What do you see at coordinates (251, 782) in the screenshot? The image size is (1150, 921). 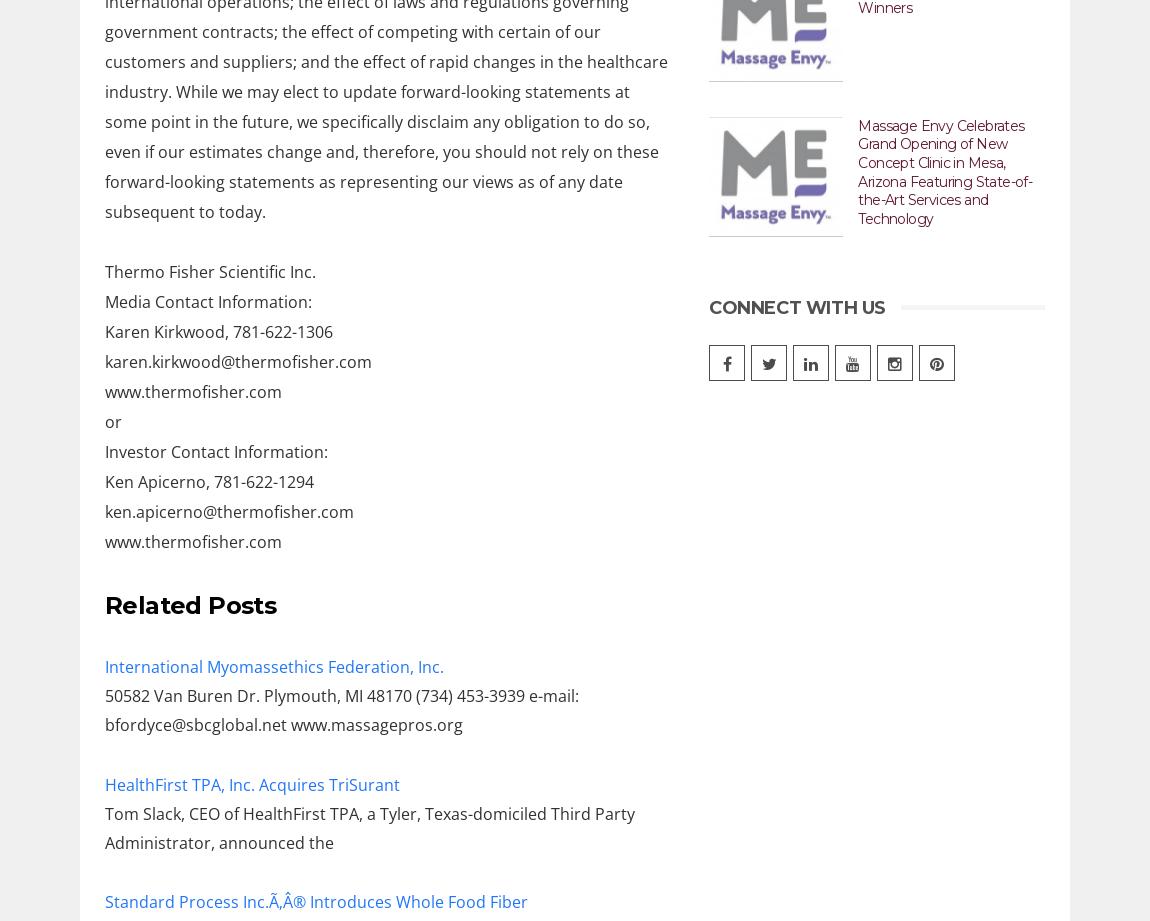 I see `'HealthFirst TPA, Inc. Acquires TriSurant'` at bounding box center [251, 782].